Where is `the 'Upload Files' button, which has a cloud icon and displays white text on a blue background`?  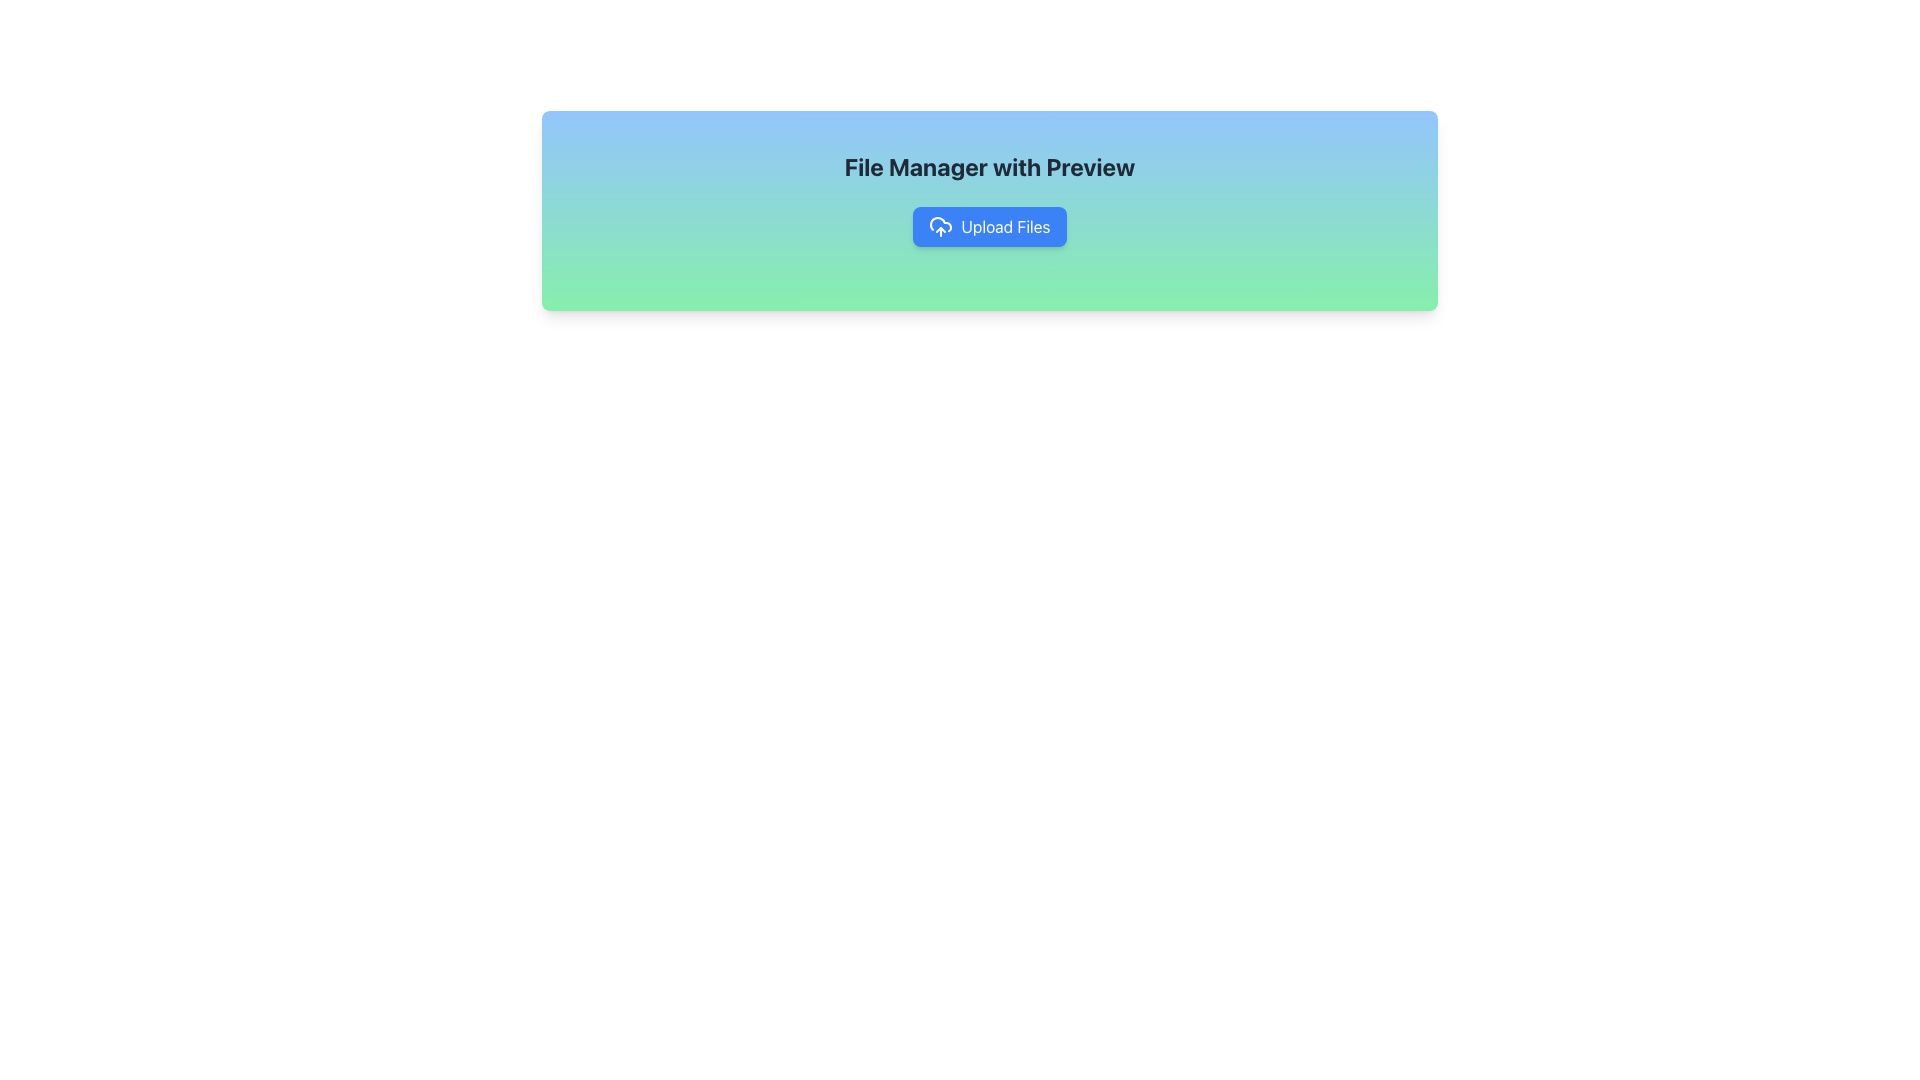
the 'Upload Files' button, which has a cloud icon and displays white text on a blue background is located at coordinates (989, 226).